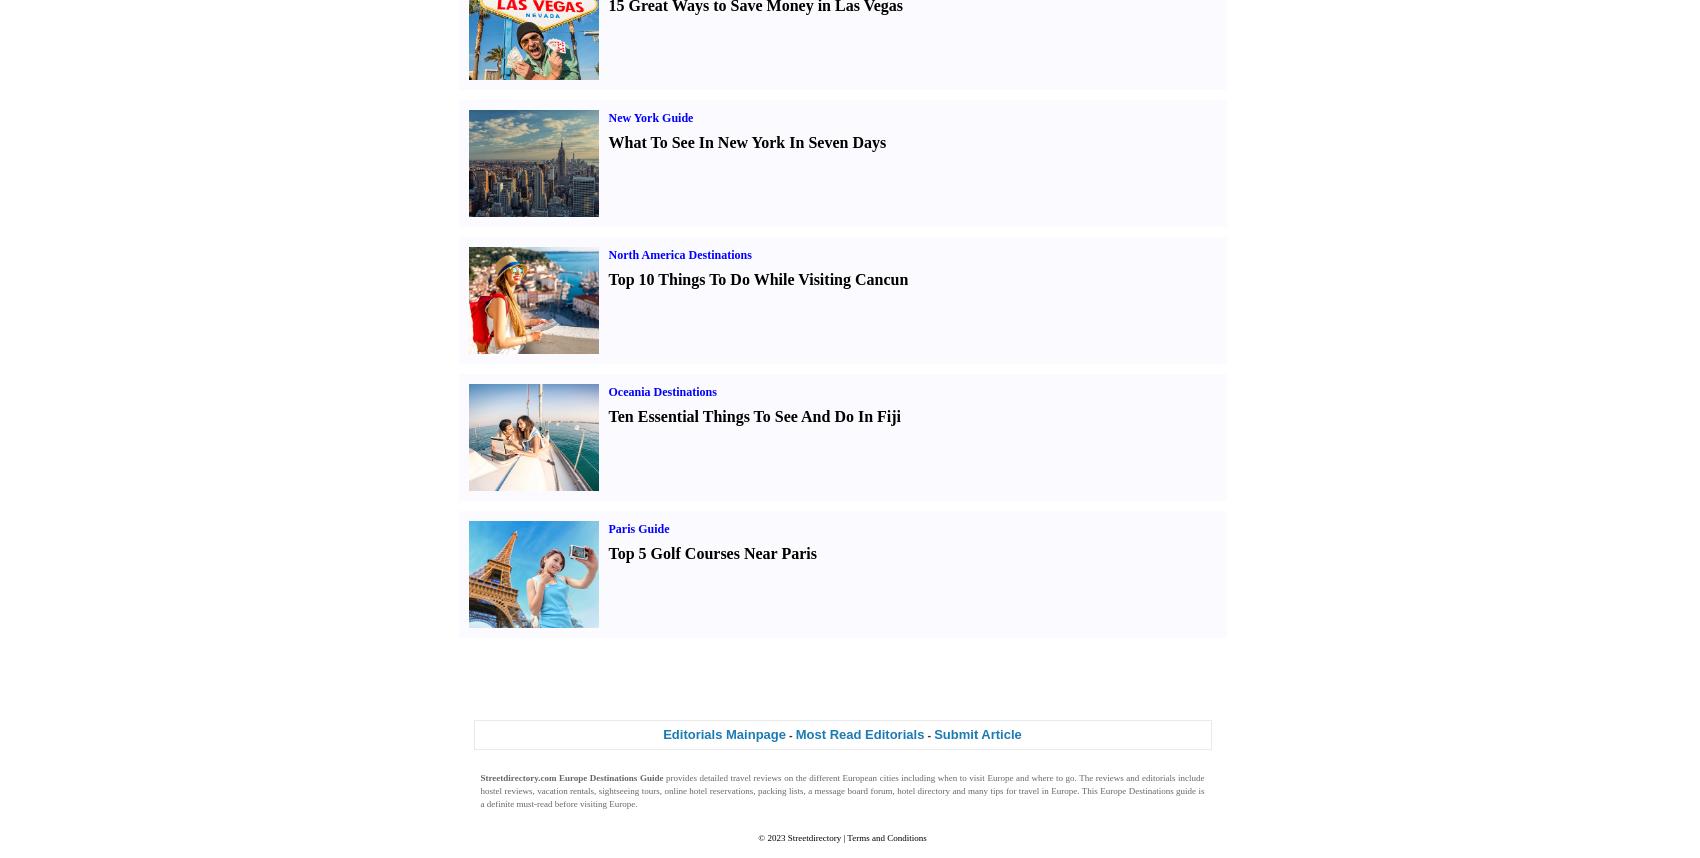 The height and width of the screenshot is (858, 1700). What do you see at coordinates (558, 778) in the screenshot?
I see `'Streetdirectory.com Europe Destinations'` at bounding box center [558, 778].